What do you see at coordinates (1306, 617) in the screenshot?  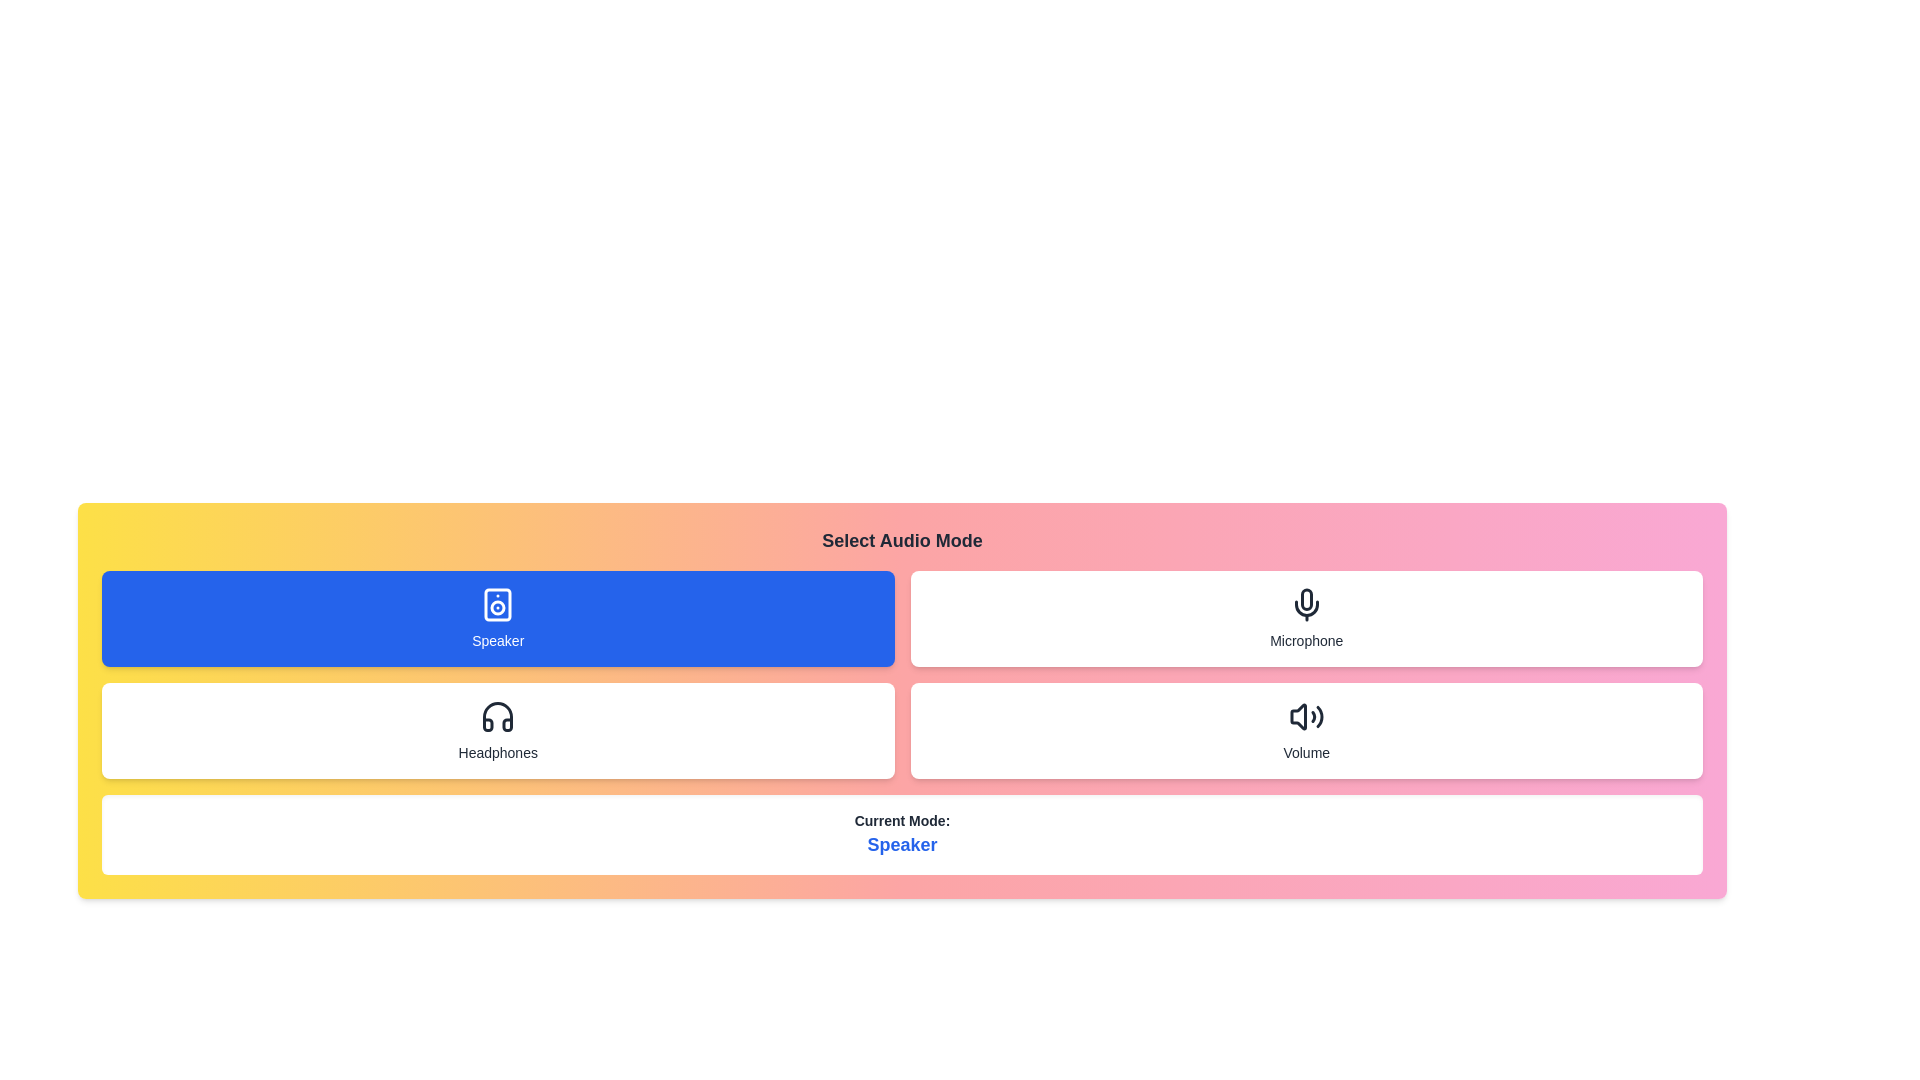 I see `the audio mode to Microphone` at bounding box center [1306, 617].